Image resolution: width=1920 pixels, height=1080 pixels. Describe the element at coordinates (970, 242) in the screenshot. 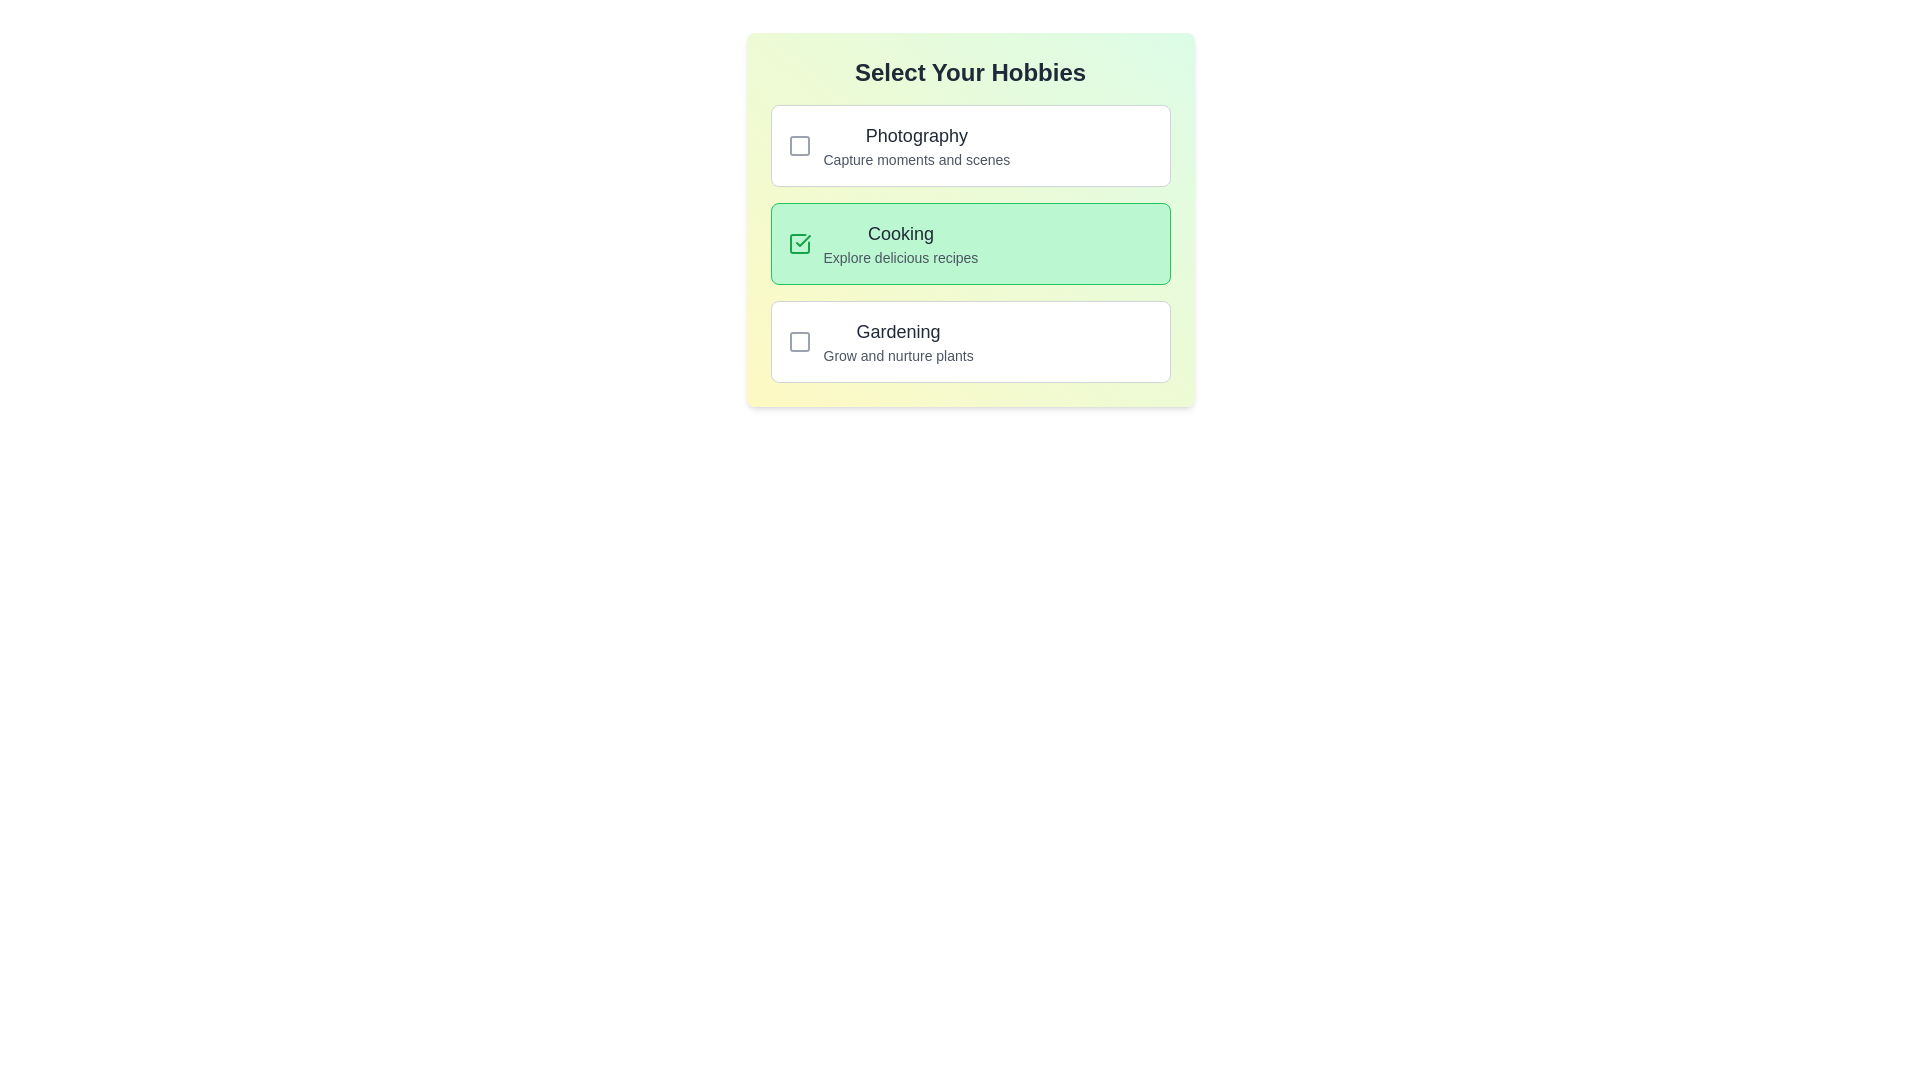

I see `the selectable list item labeled 'Cooking'` at that location.